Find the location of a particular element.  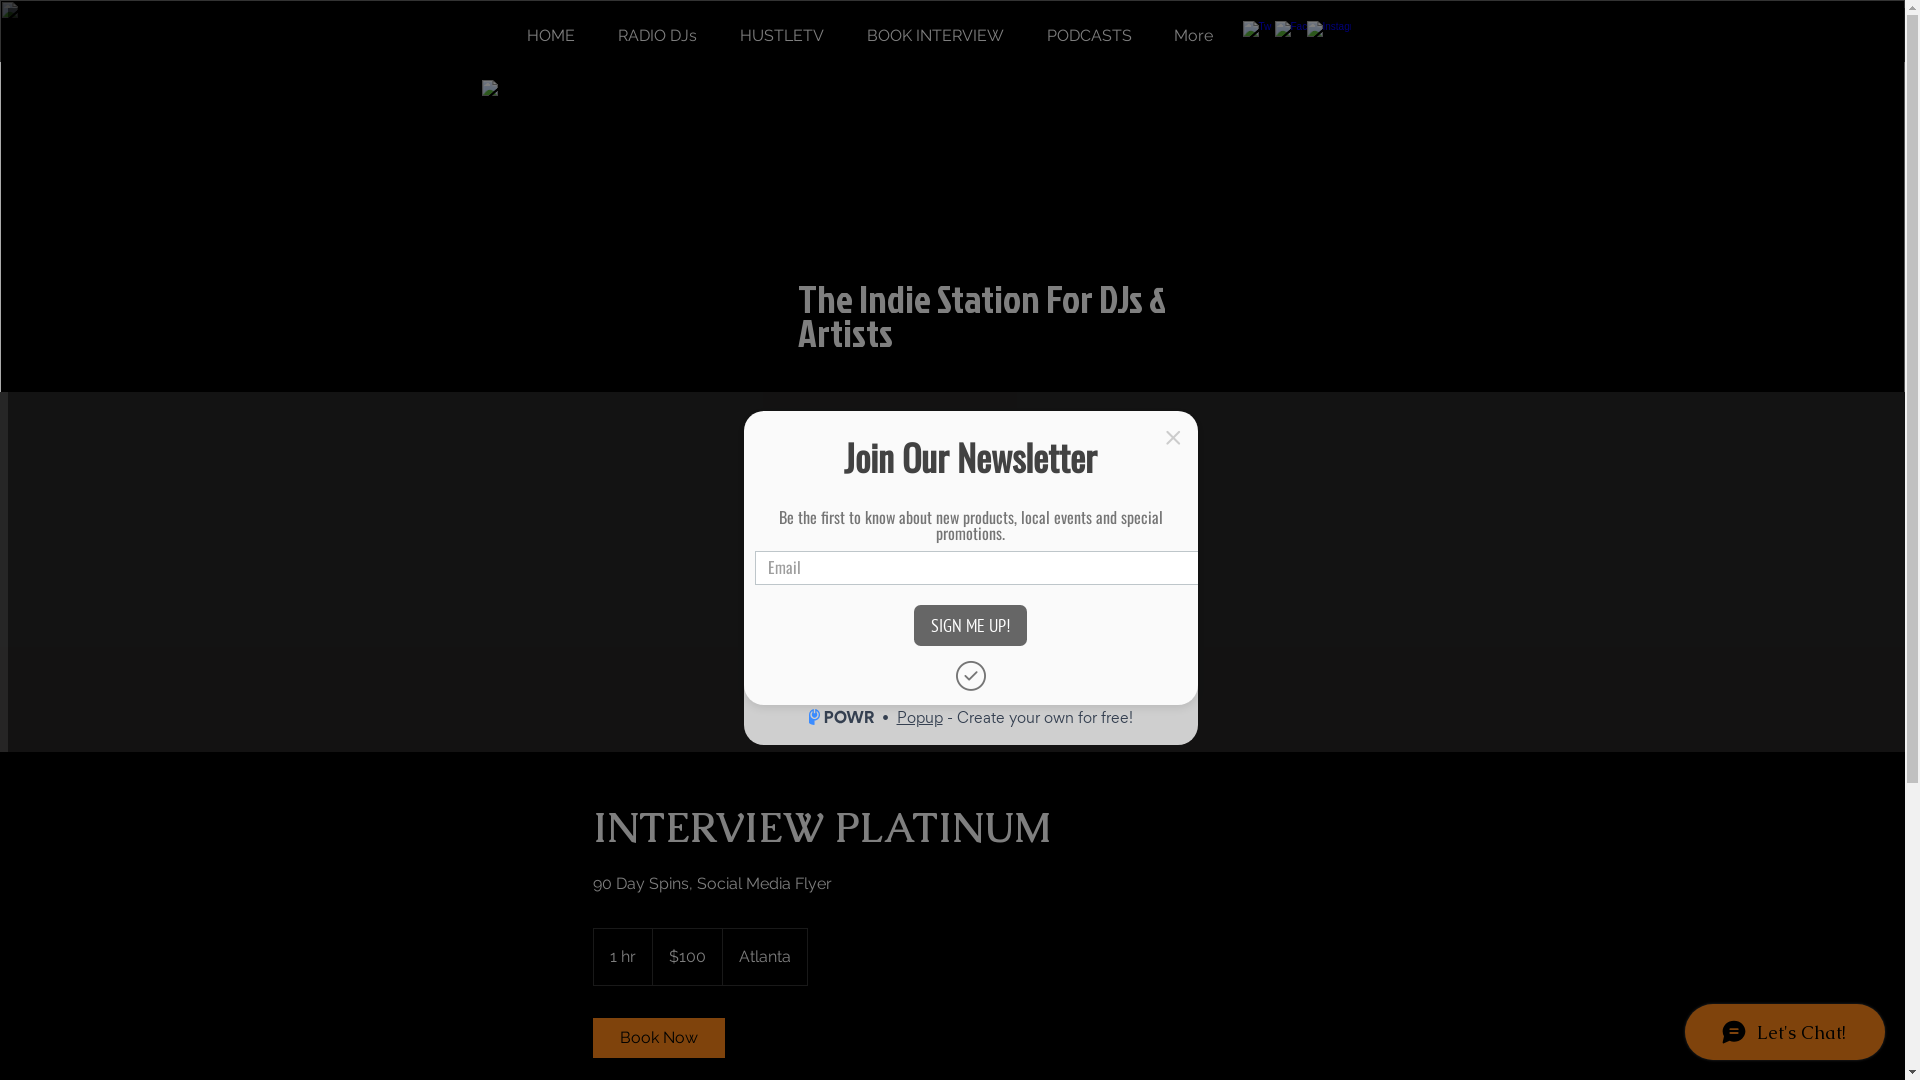

'PODCASTS' is located at coordinates (1088, 35).